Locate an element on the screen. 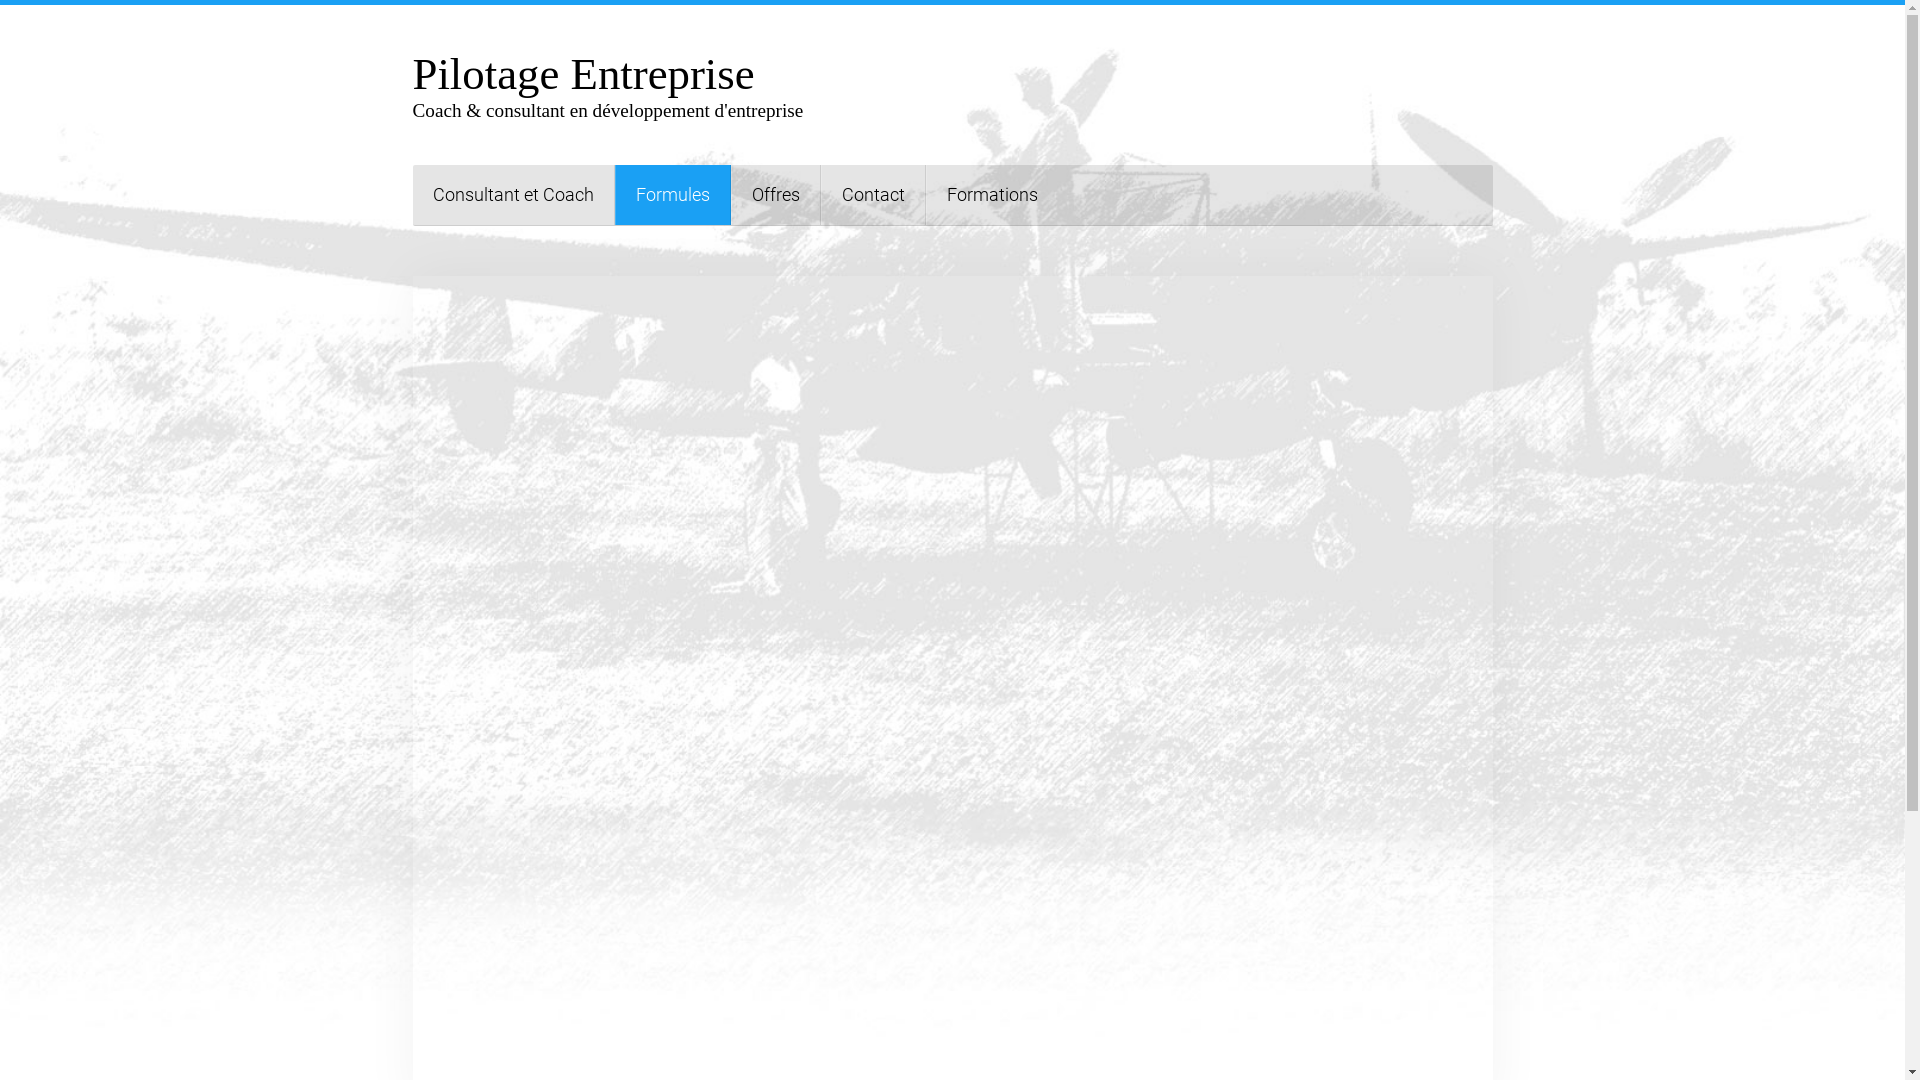 This screenshot has height=1080, width=1920. 'Consultant et Coach' is located at coordinates (513, 195).